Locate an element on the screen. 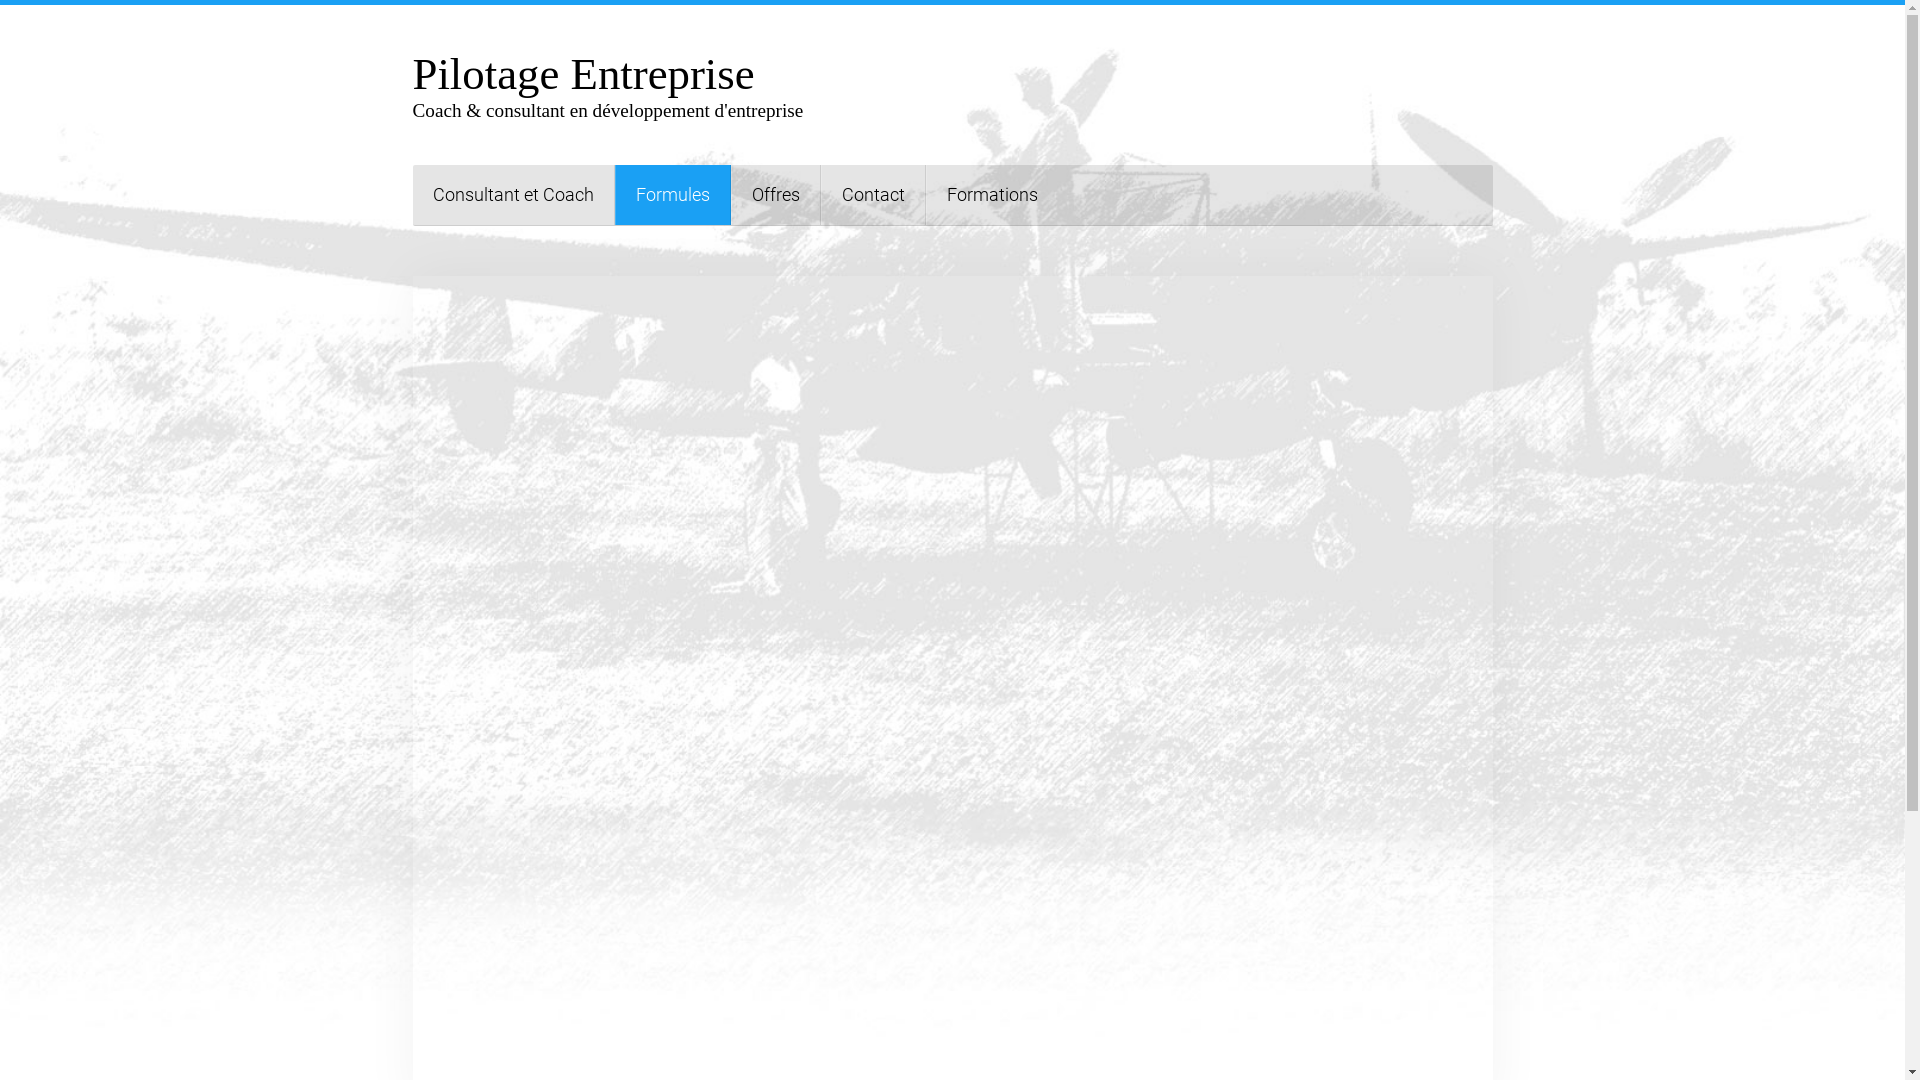 This screenshot has height=1080, width=1920. 'Consultant et Coach' is located at coordinates (513, 195).